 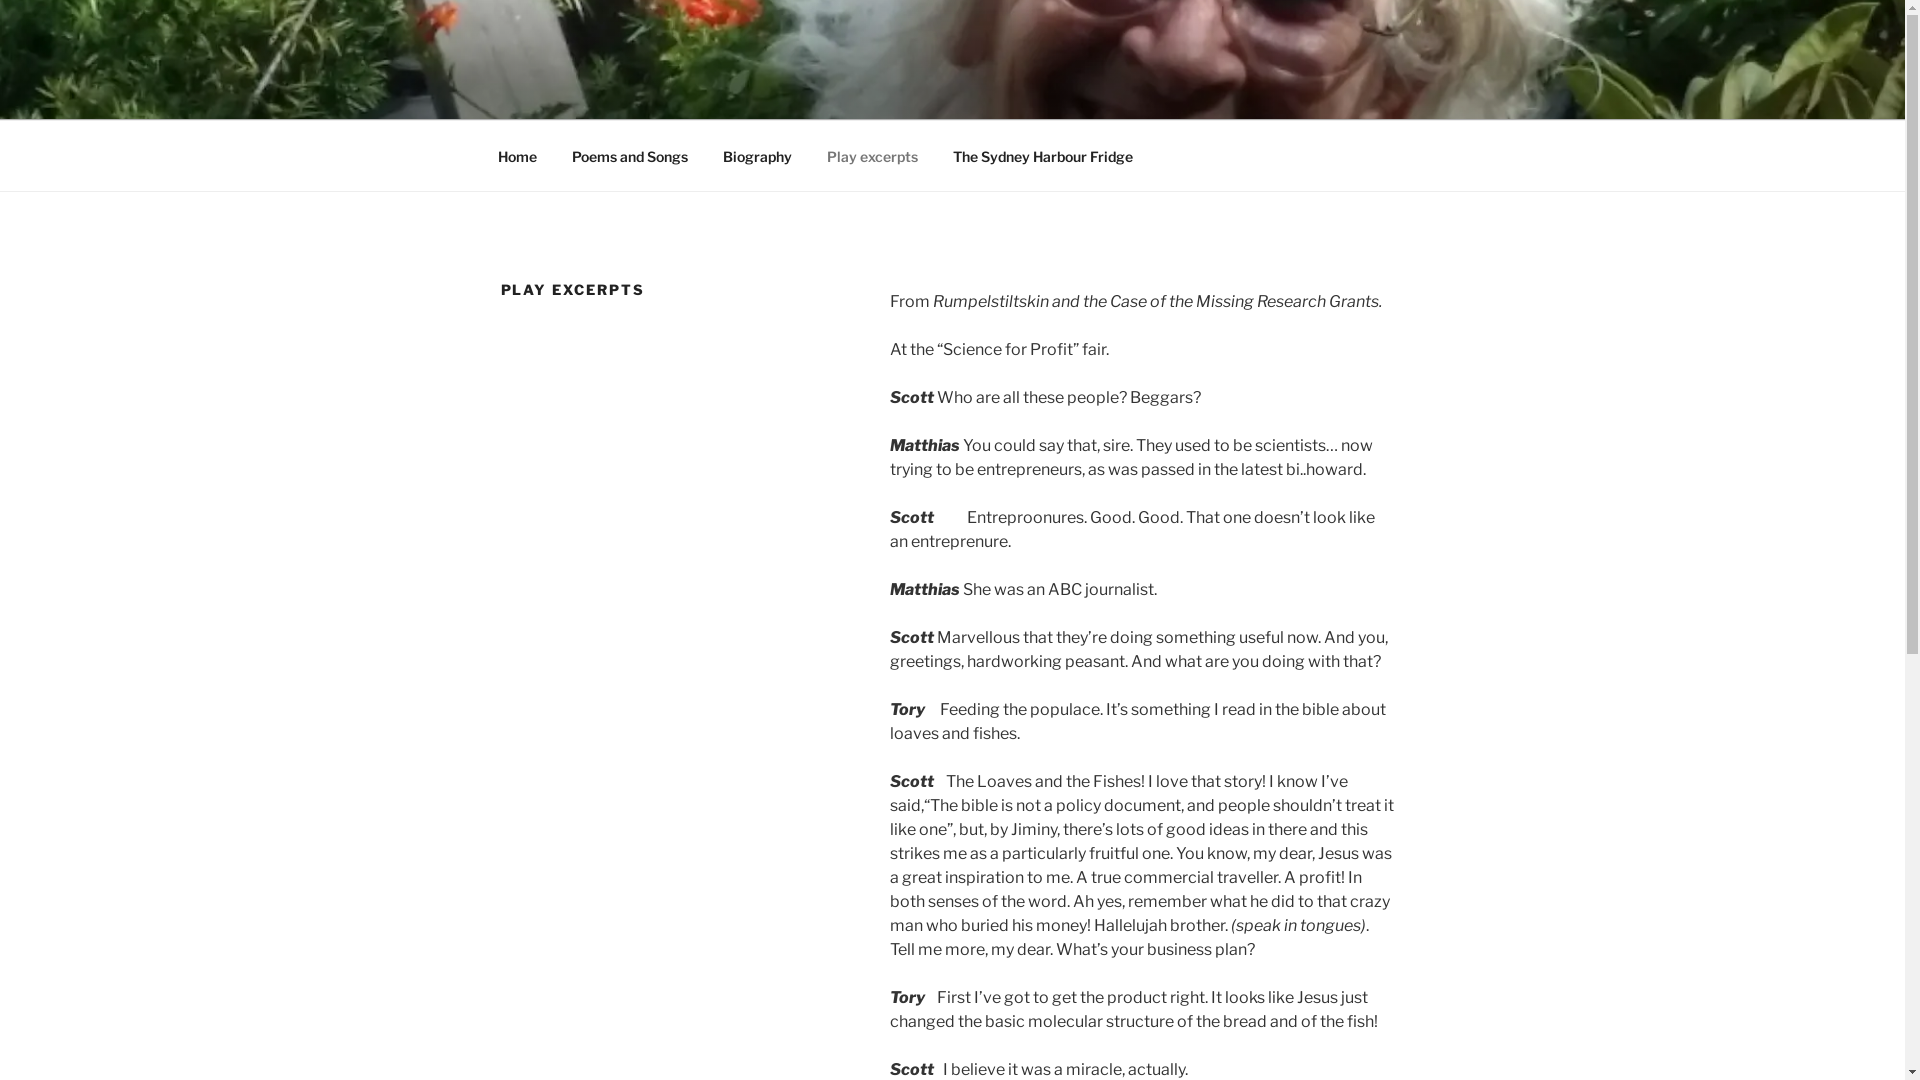 I want to click on 'Home', so click(x=517, y=155).